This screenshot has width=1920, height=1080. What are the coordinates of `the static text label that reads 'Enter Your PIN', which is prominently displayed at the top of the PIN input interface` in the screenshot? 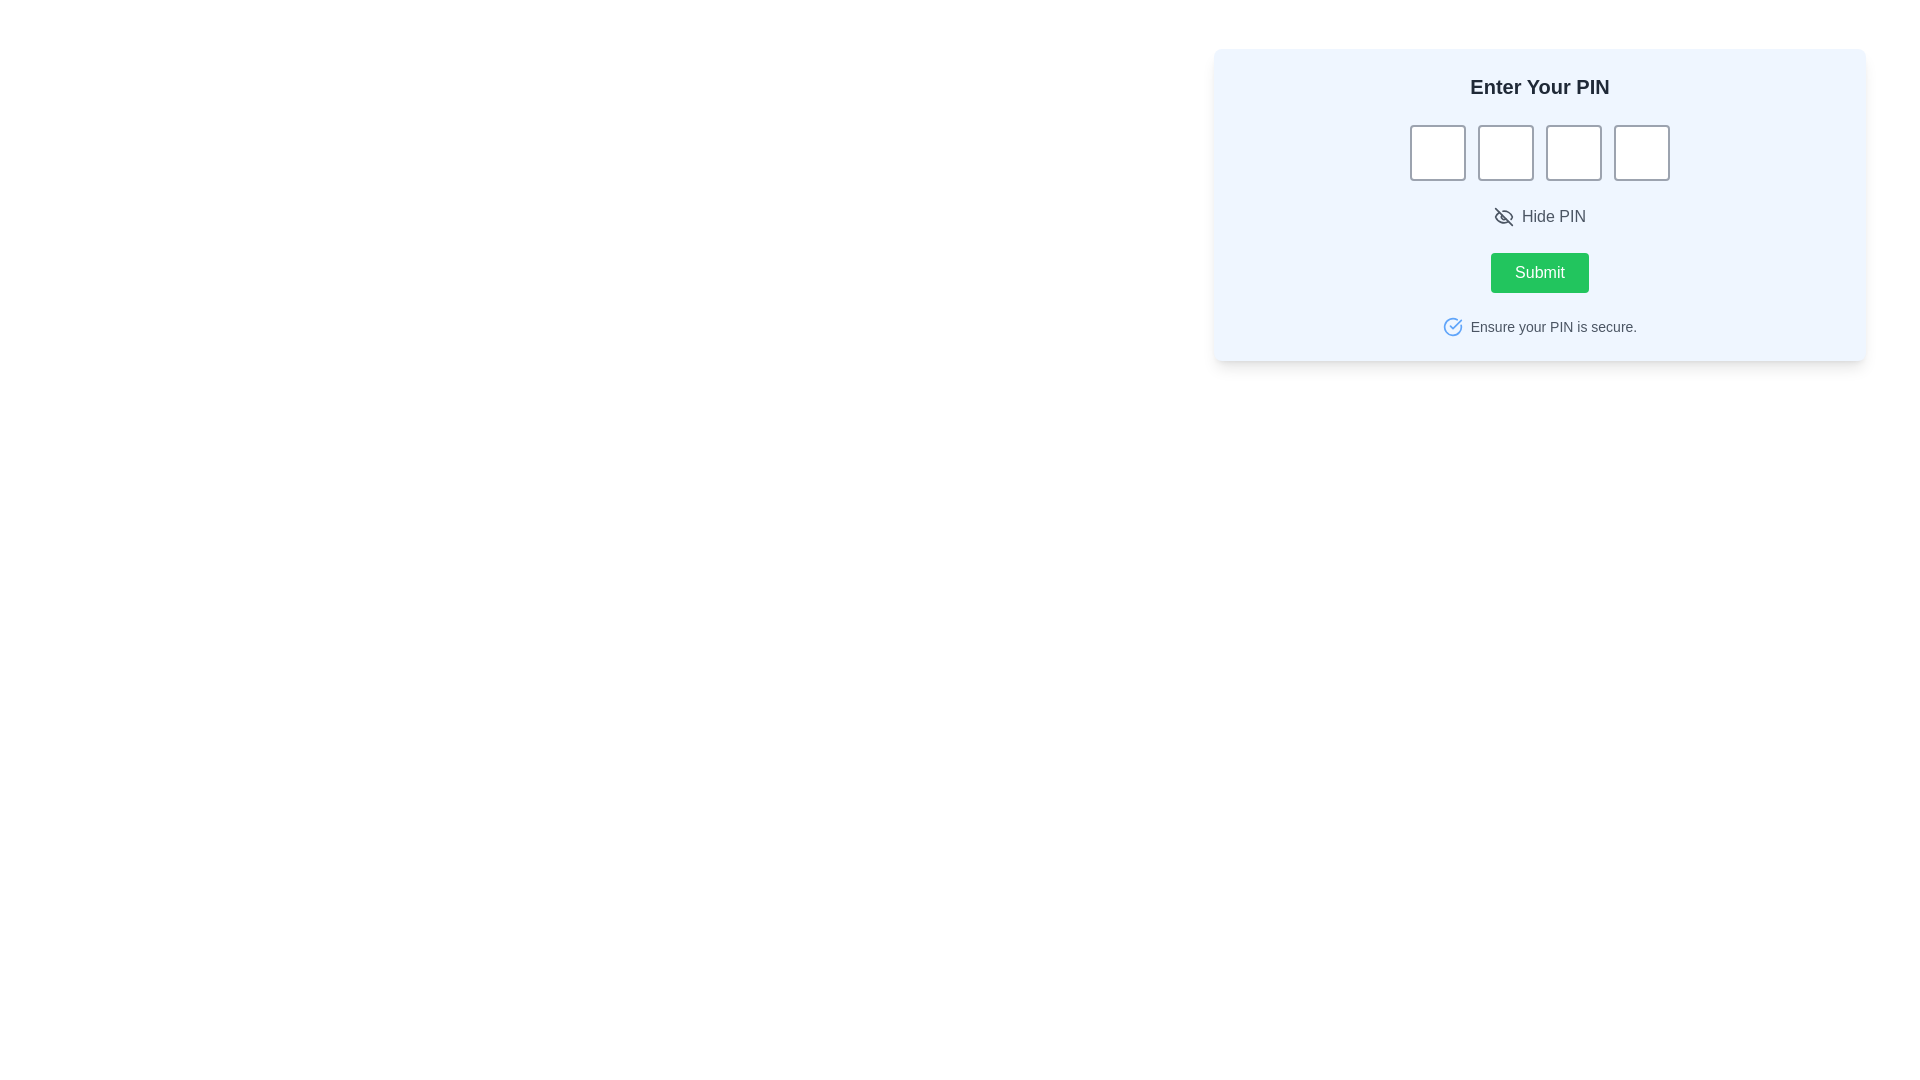 It's located at (1539, 86).